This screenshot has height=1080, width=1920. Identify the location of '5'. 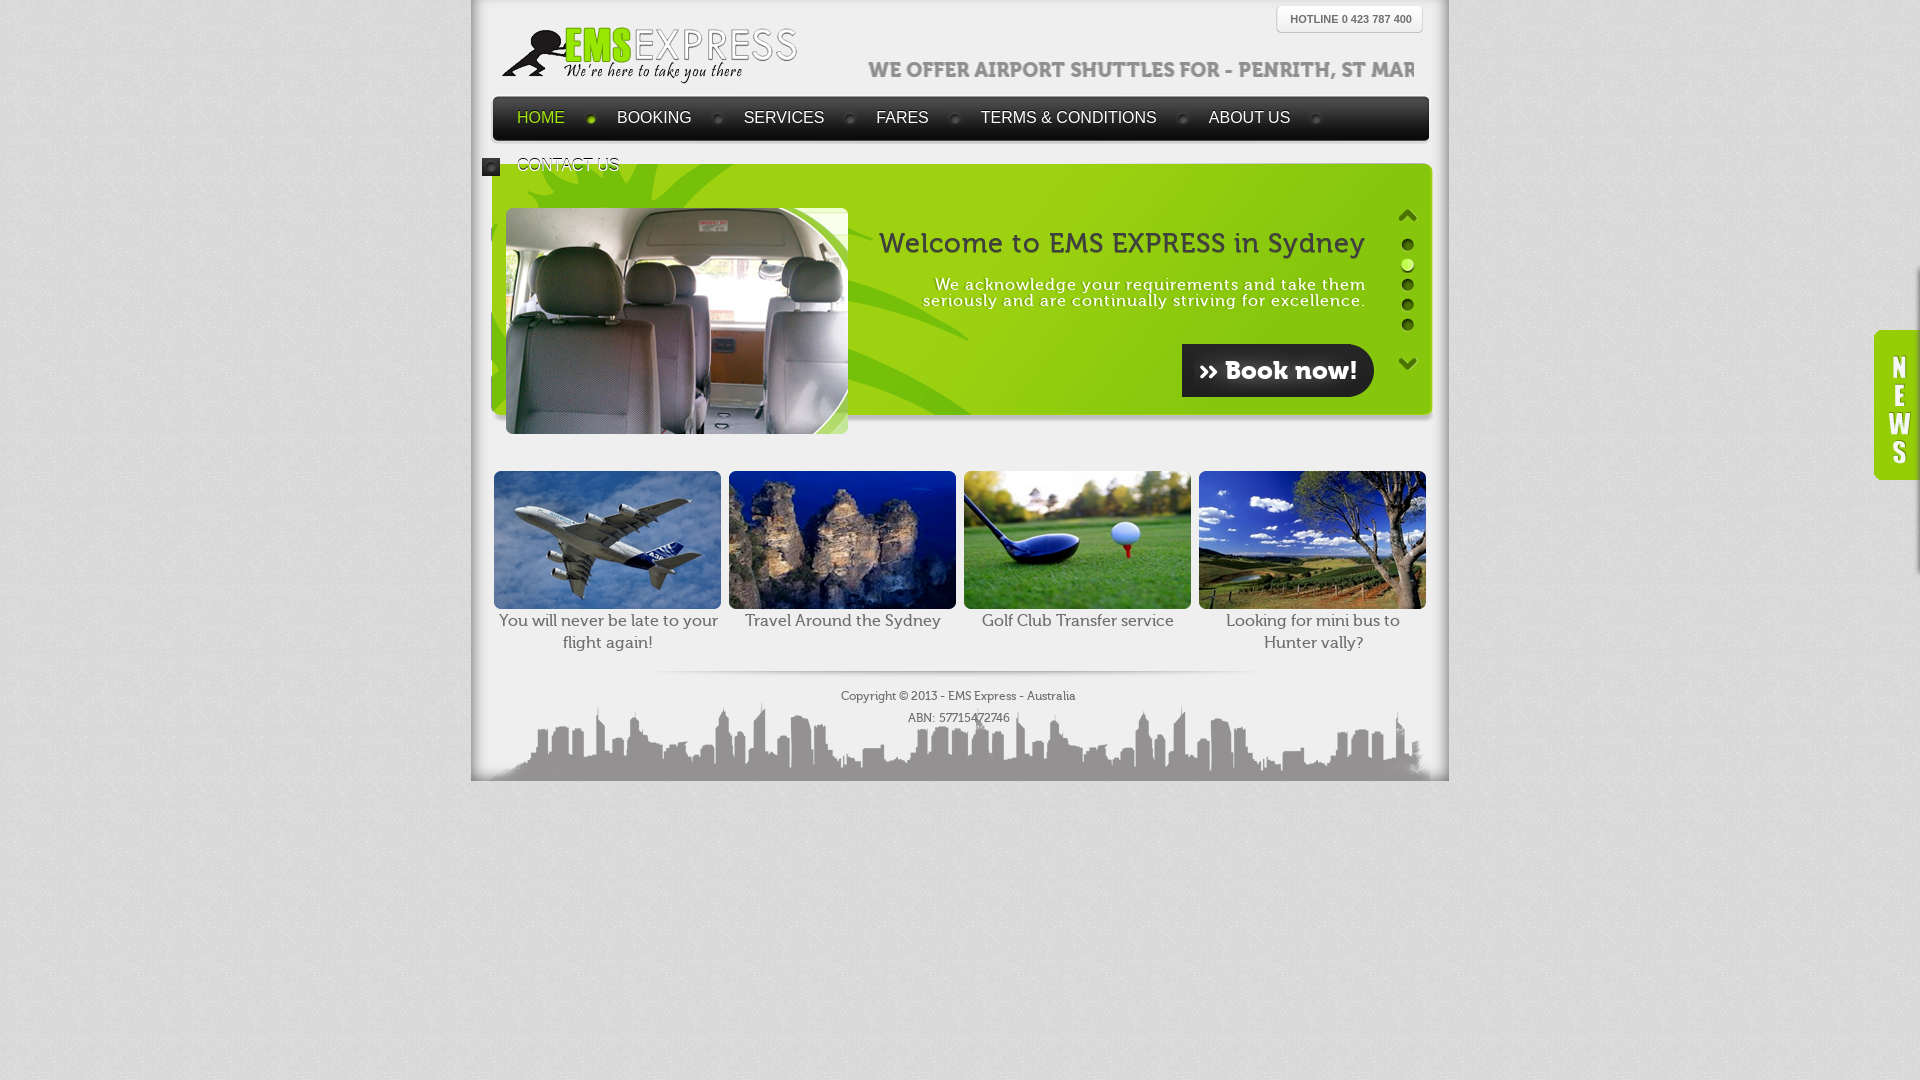
(1399, 324).